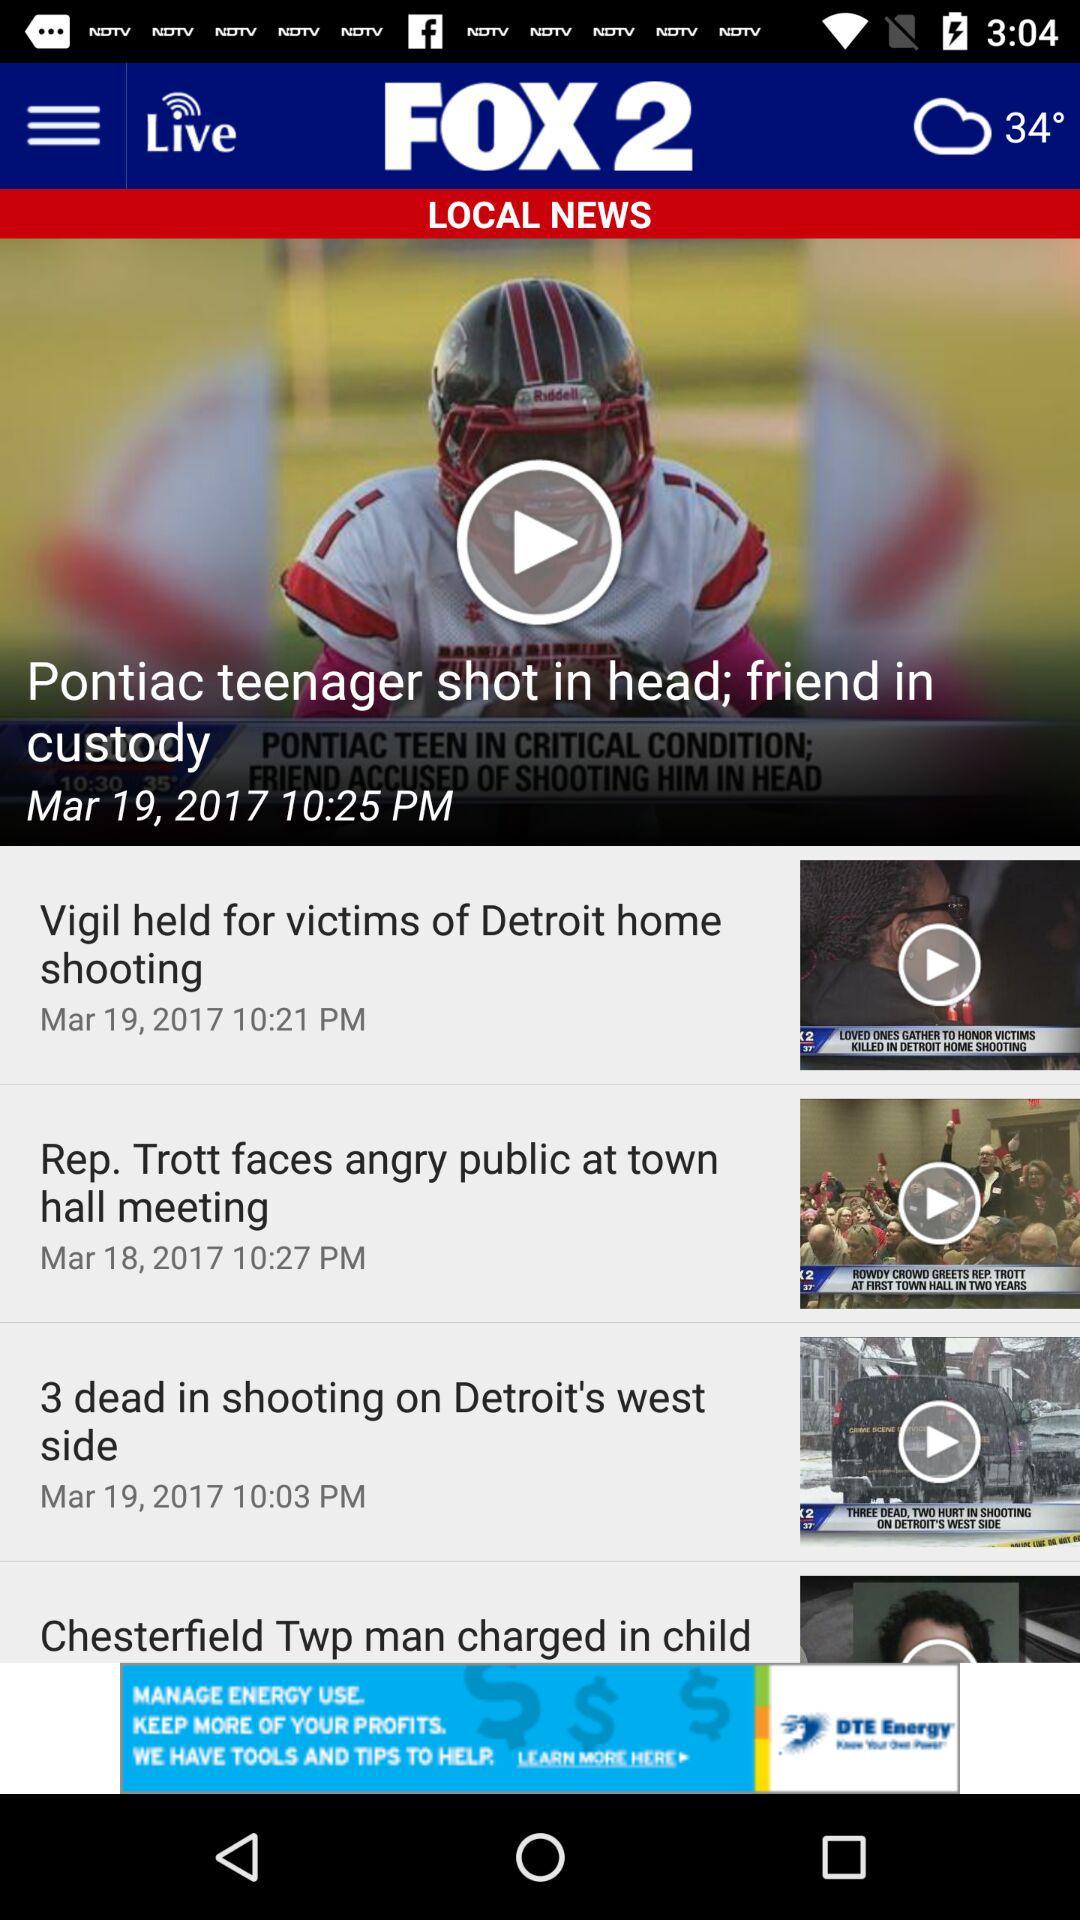  What do you see at coordinates (61, 124) in the screenshot?
I see `the menu icon` at bounding box center [61, 124].